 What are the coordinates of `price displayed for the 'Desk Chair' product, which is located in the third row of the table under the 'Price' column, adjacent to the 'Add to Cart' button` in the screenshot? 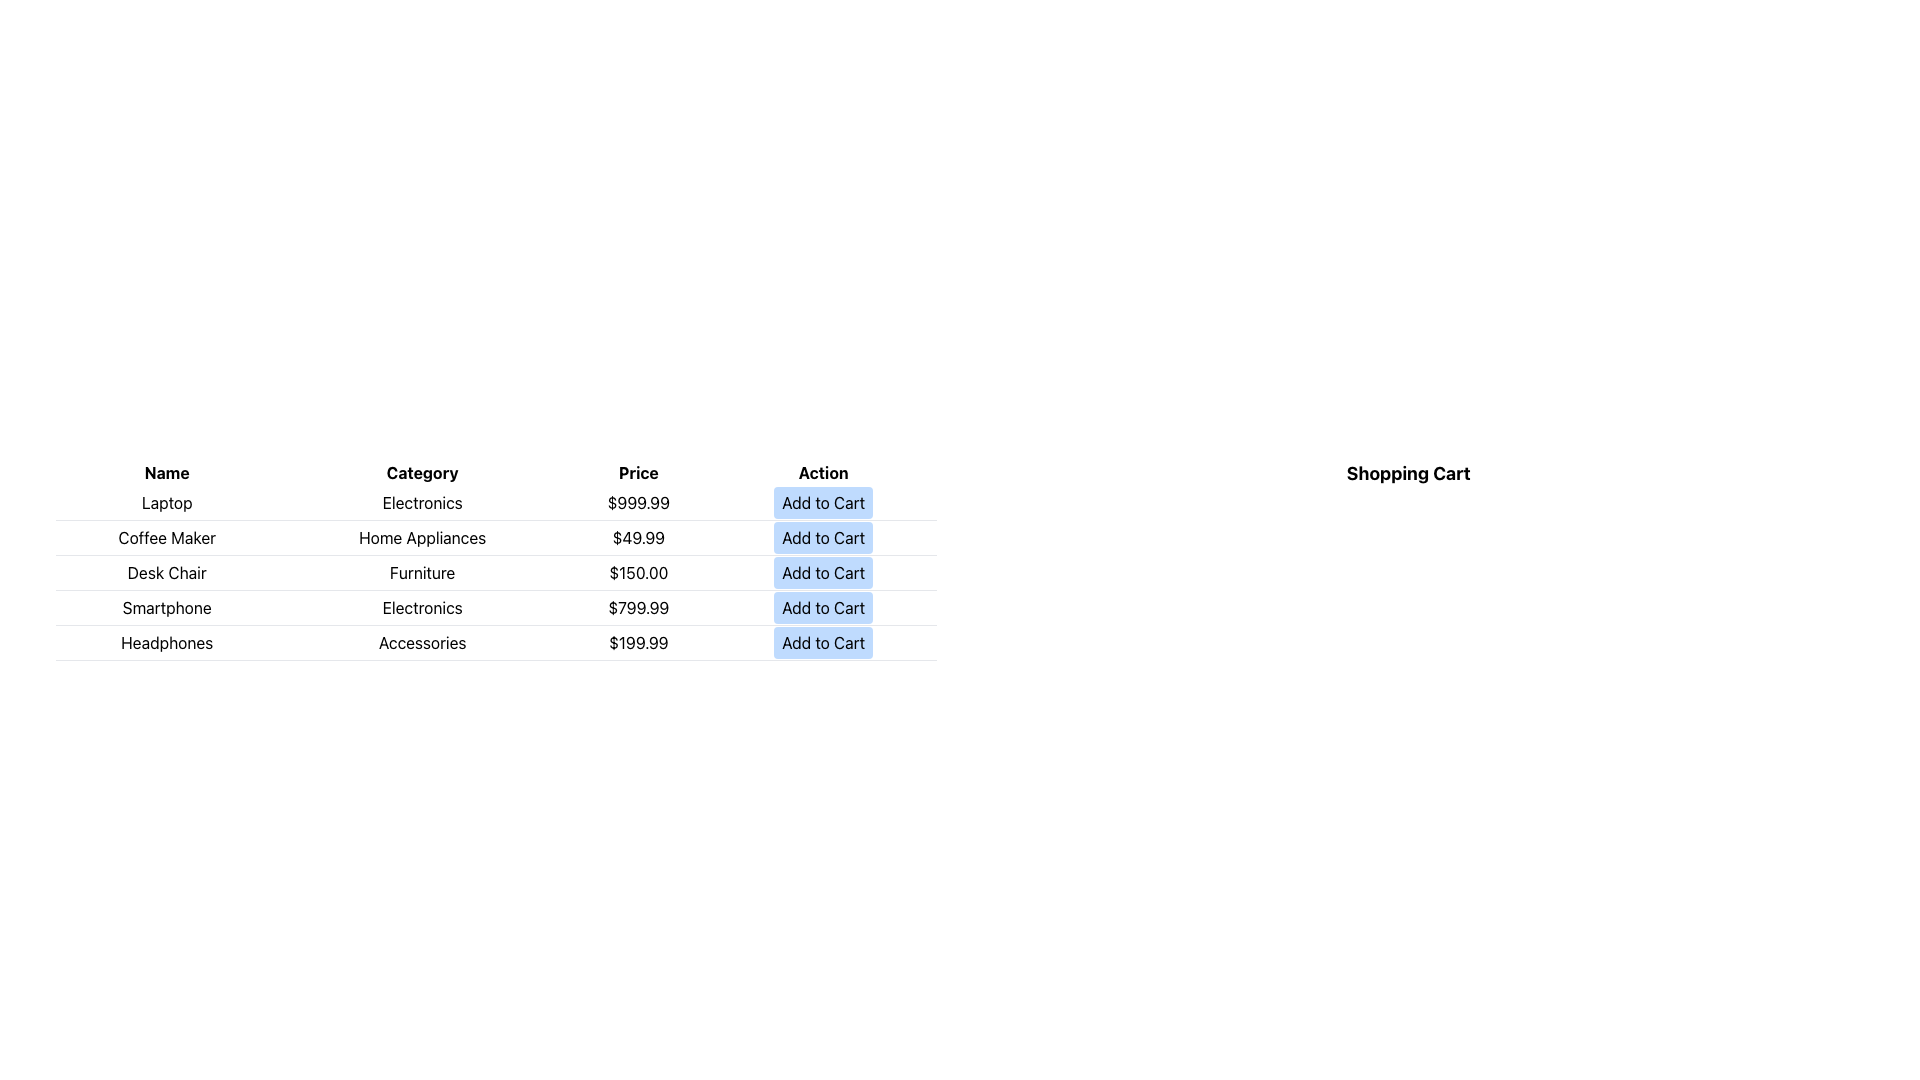 It's located at (637, 573).